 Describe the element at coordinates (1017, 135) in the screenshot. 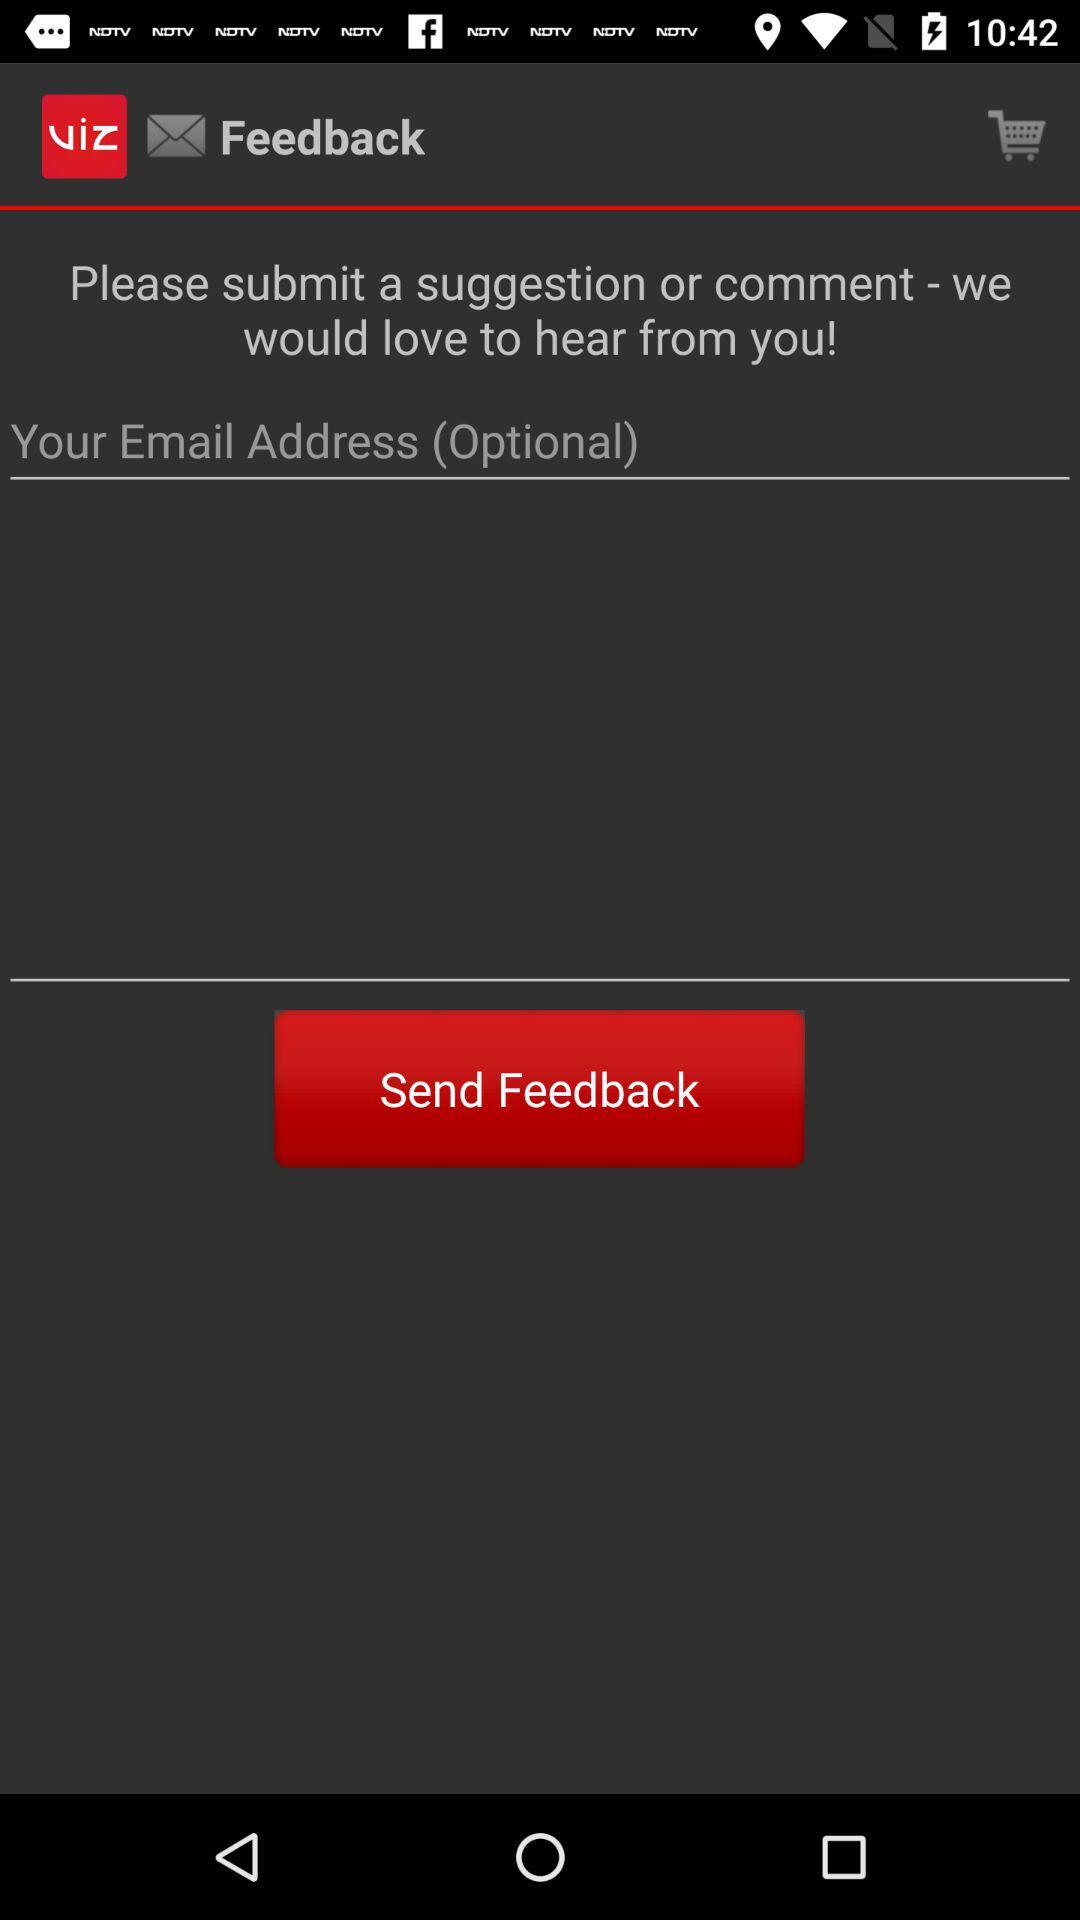

I see `item at the top right corner` at that location.